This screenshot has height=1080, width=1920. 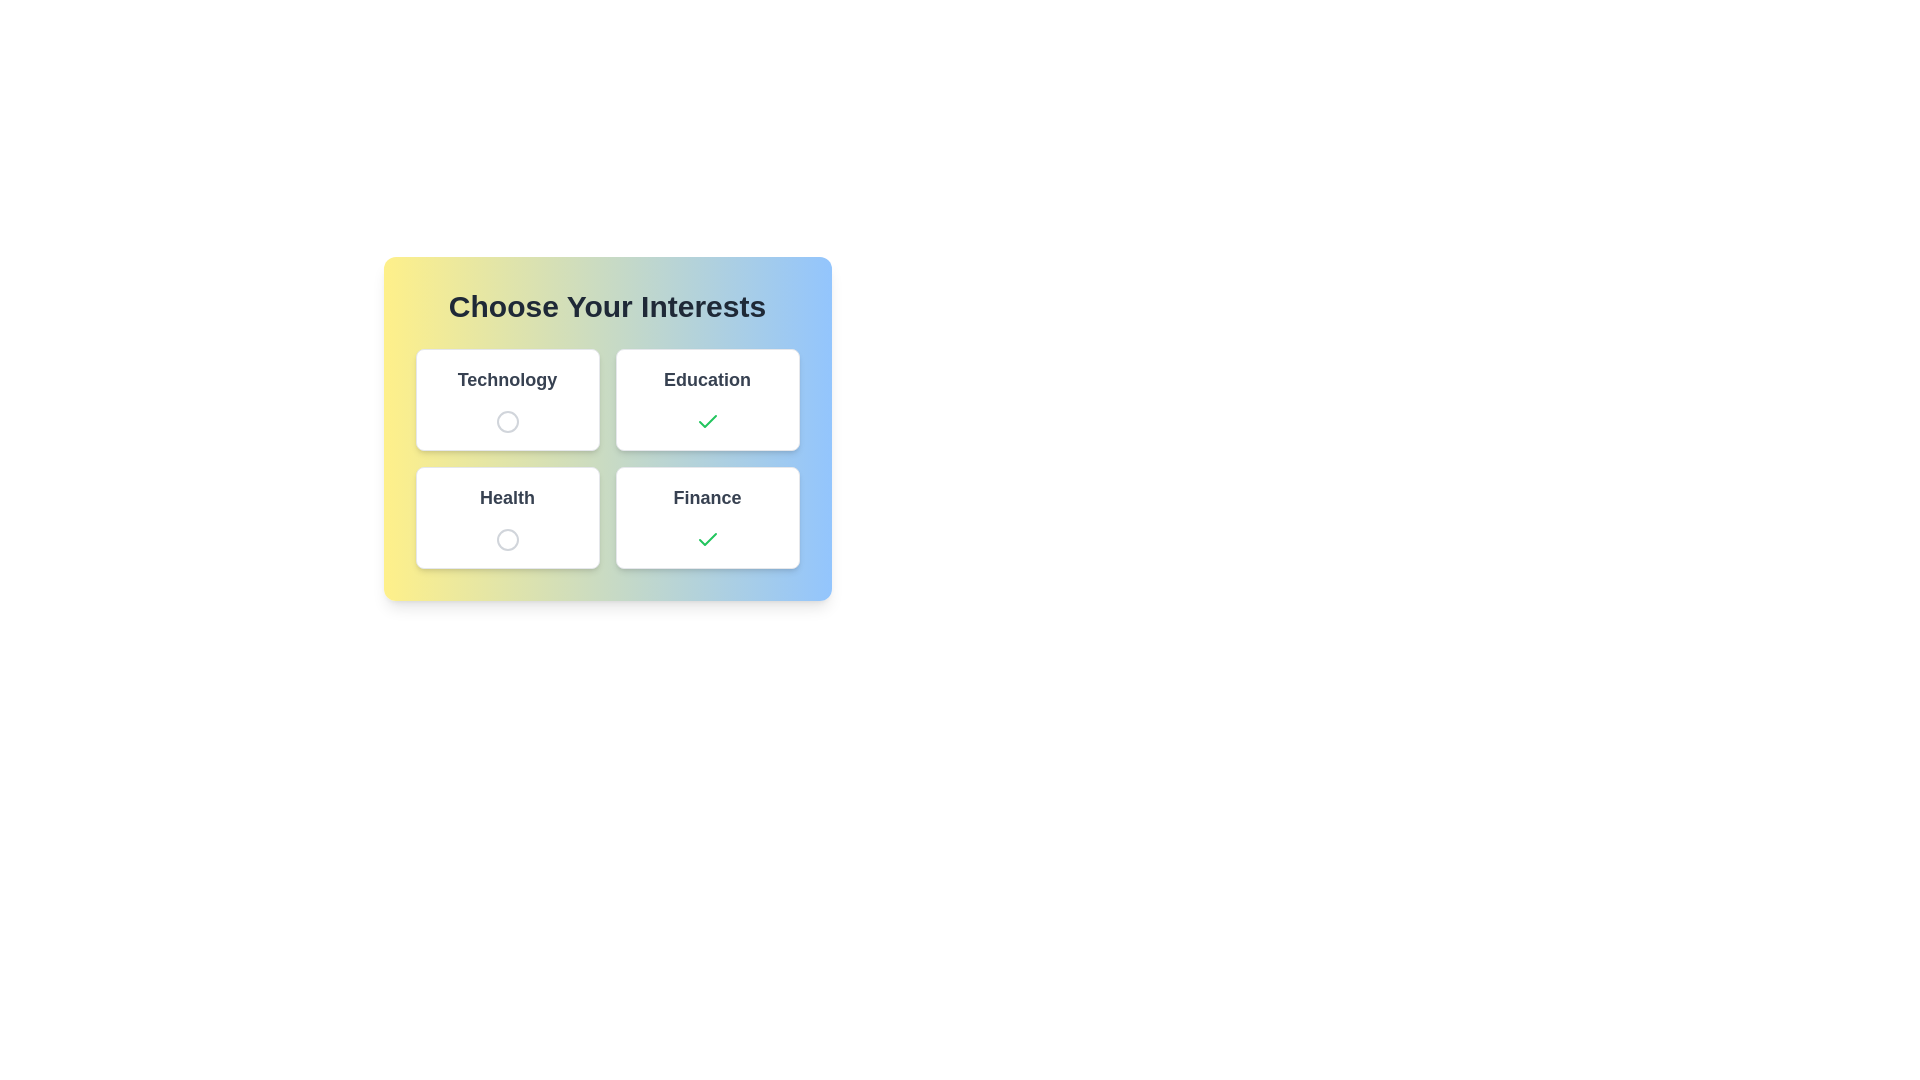 I want to click on the category button labeled Finance, so click(x=707, y=516).